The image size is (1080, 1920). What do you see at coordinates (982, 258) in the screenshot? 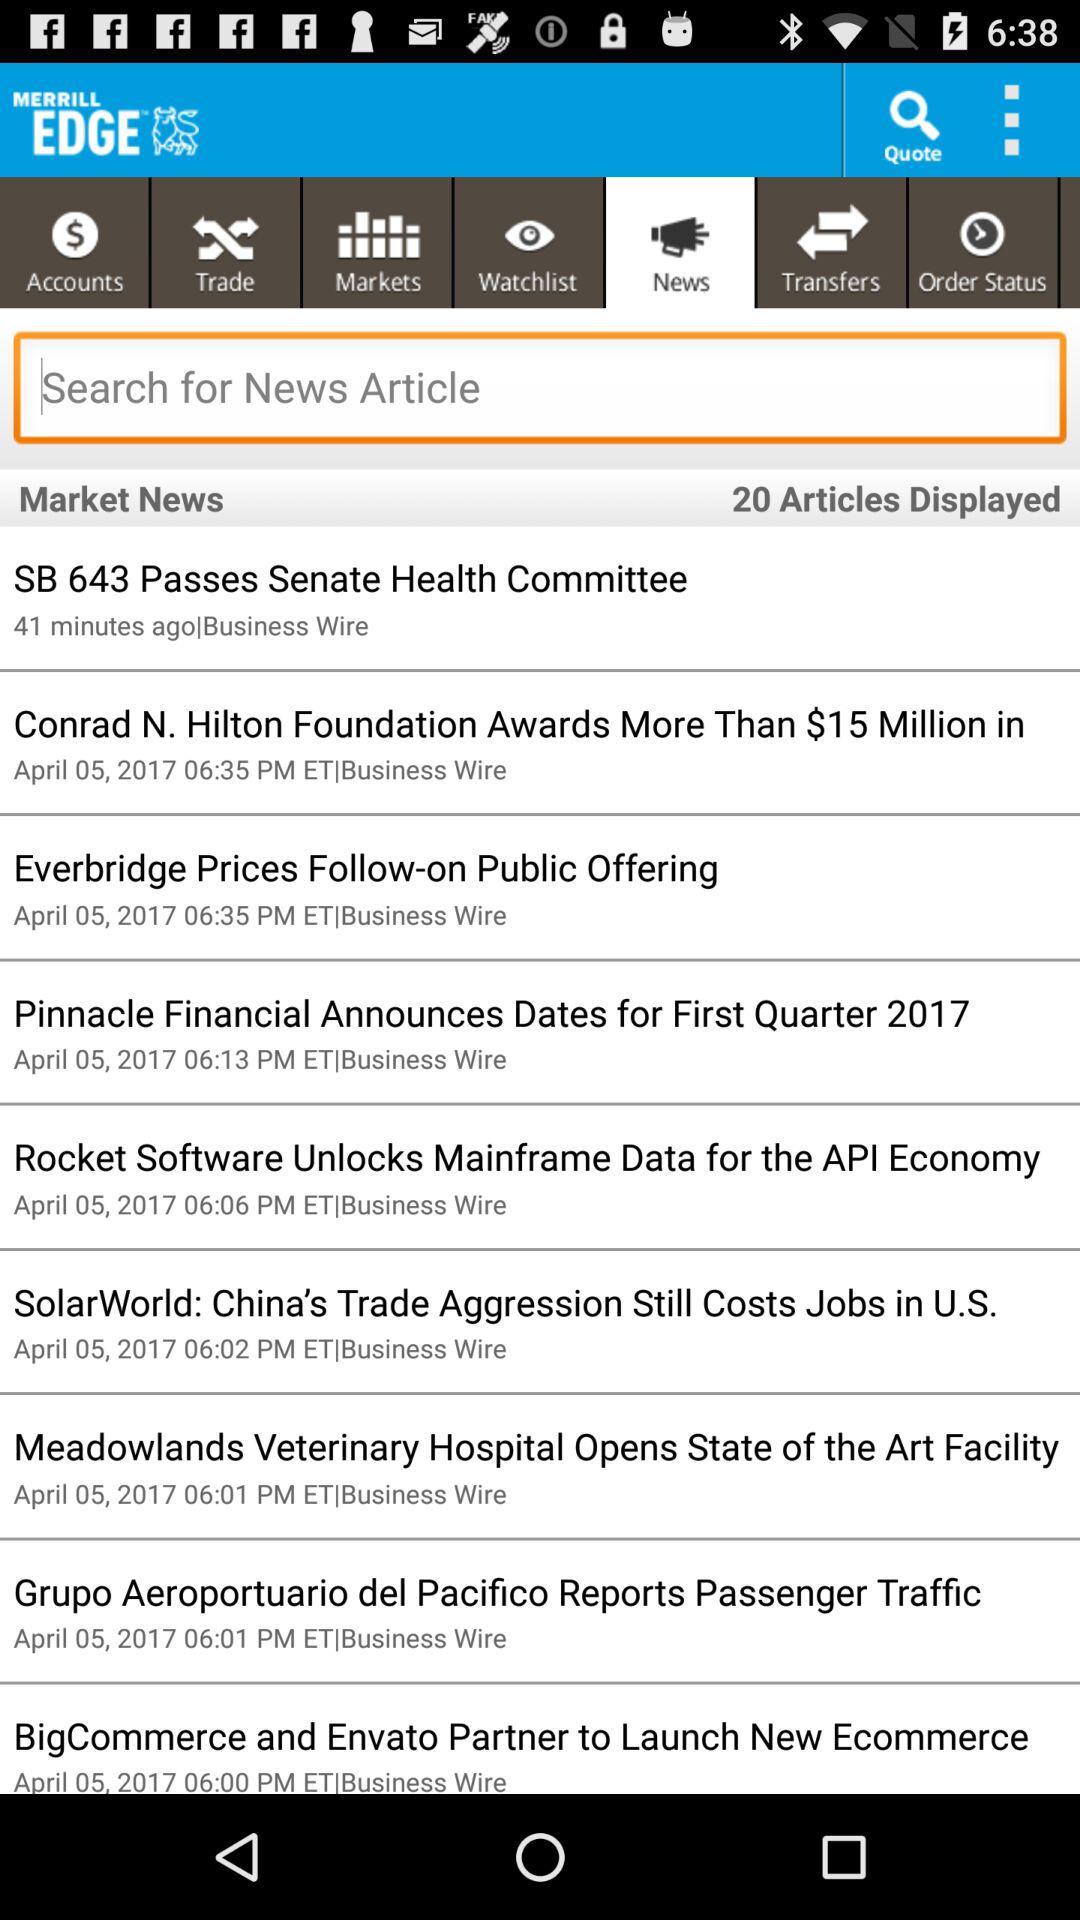
I see `the time icon` at bounding box center [982, 258].